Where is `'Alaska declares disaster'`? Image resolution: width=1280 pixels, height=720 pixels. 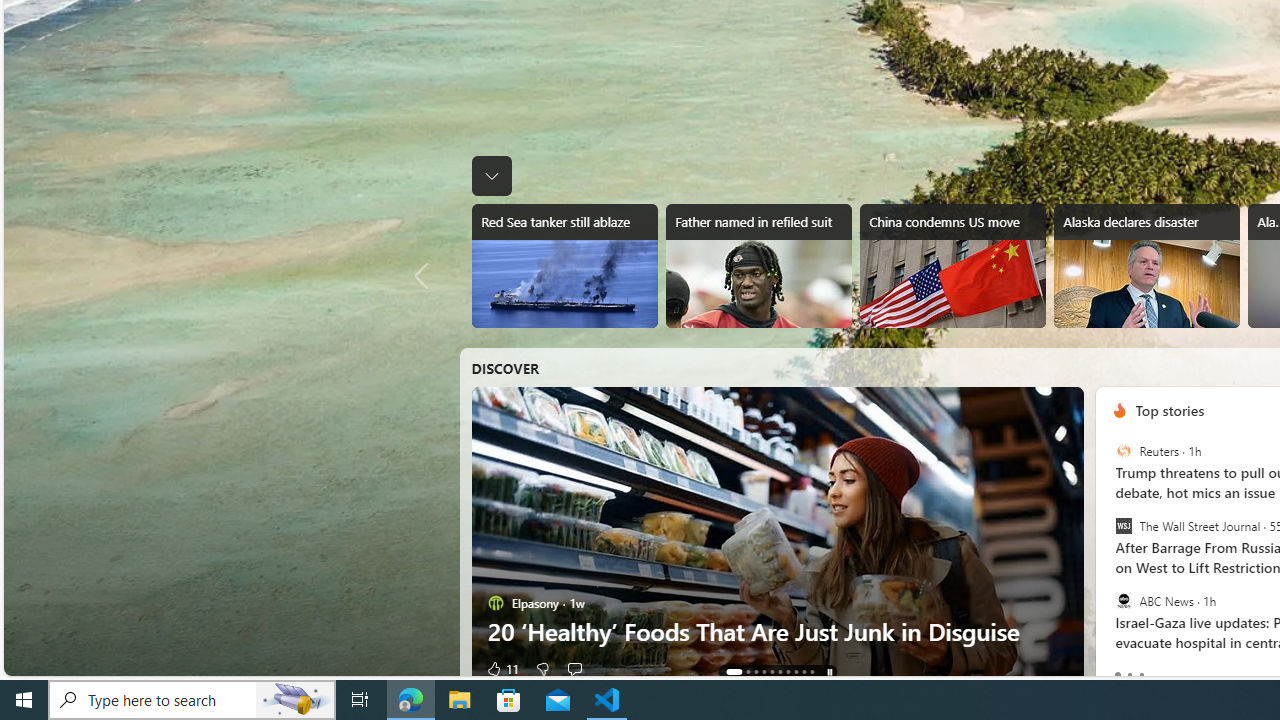 'Alaska declares disaster' is located at coordinates (1146, 265).